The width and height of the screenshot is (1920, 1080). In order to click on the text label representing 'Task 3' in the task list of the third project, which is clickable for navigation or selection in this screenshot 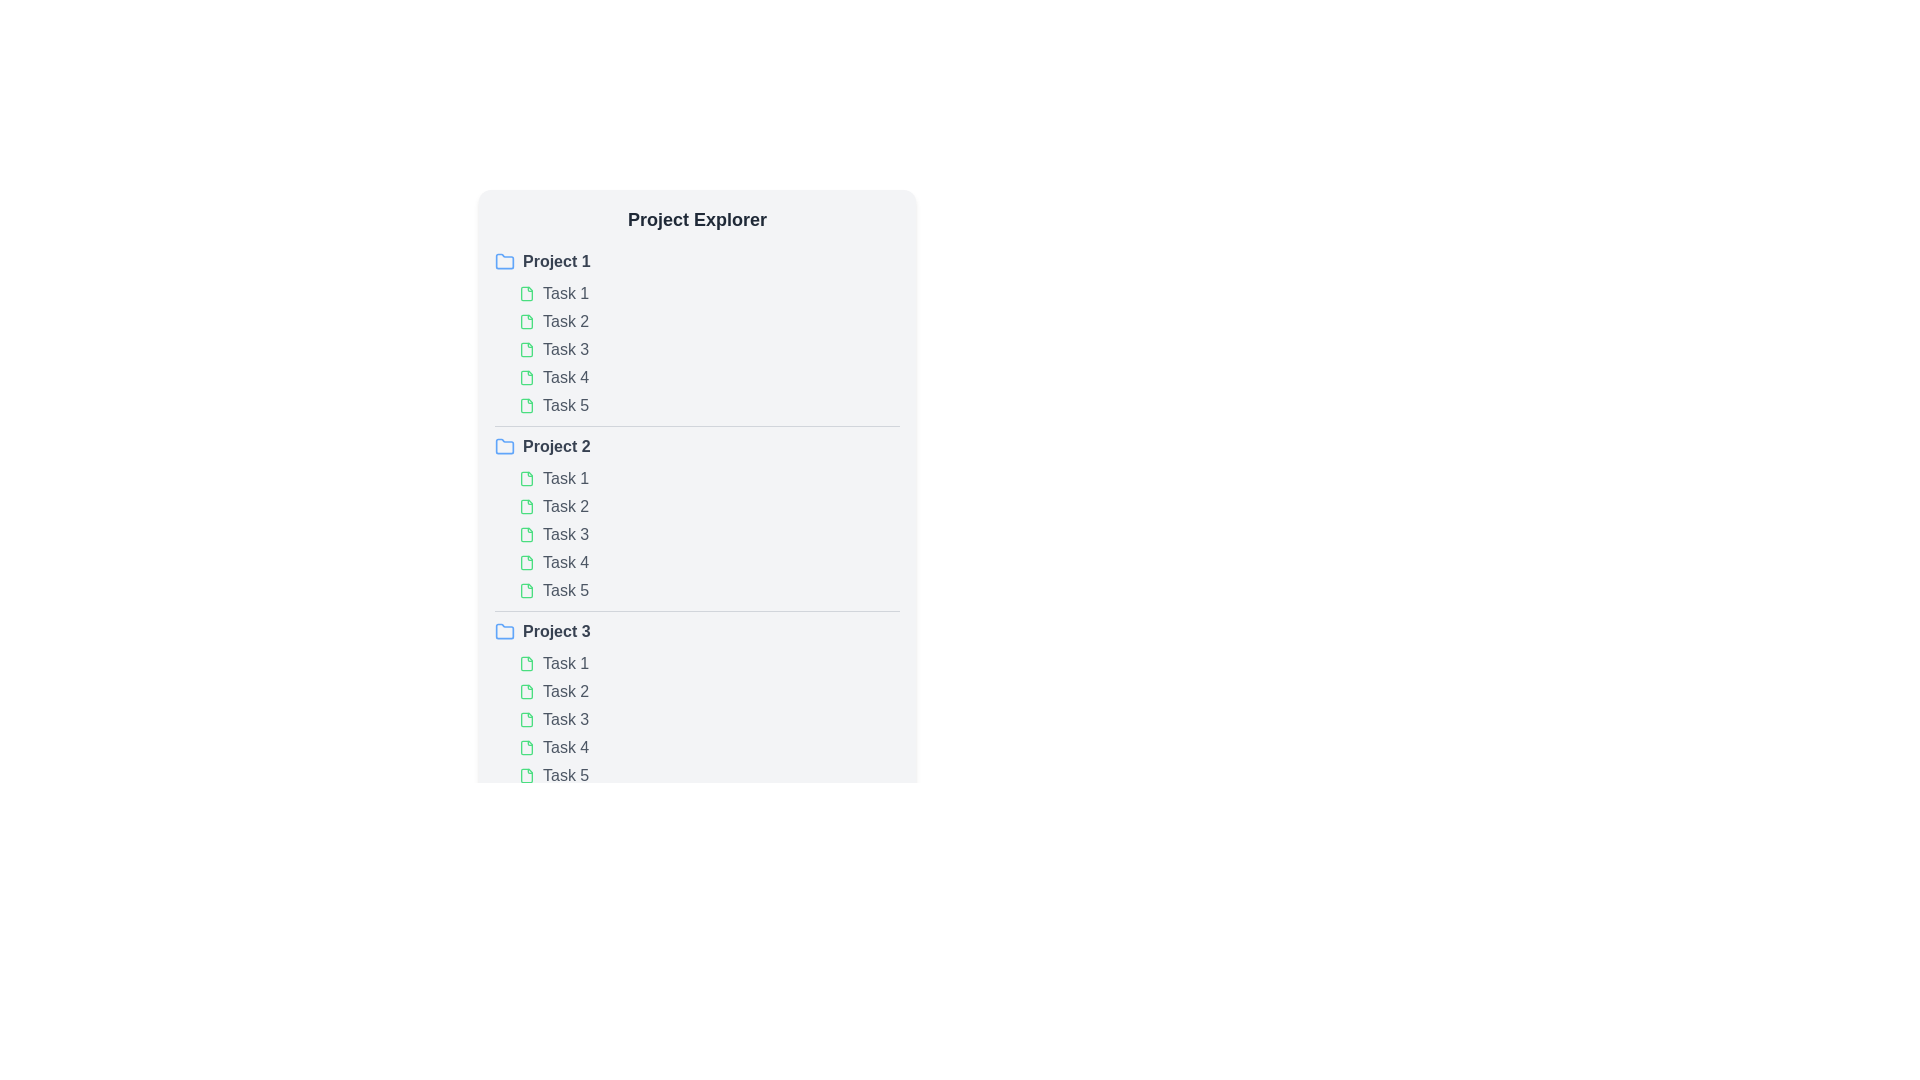, I will do `click(565, 720)`.